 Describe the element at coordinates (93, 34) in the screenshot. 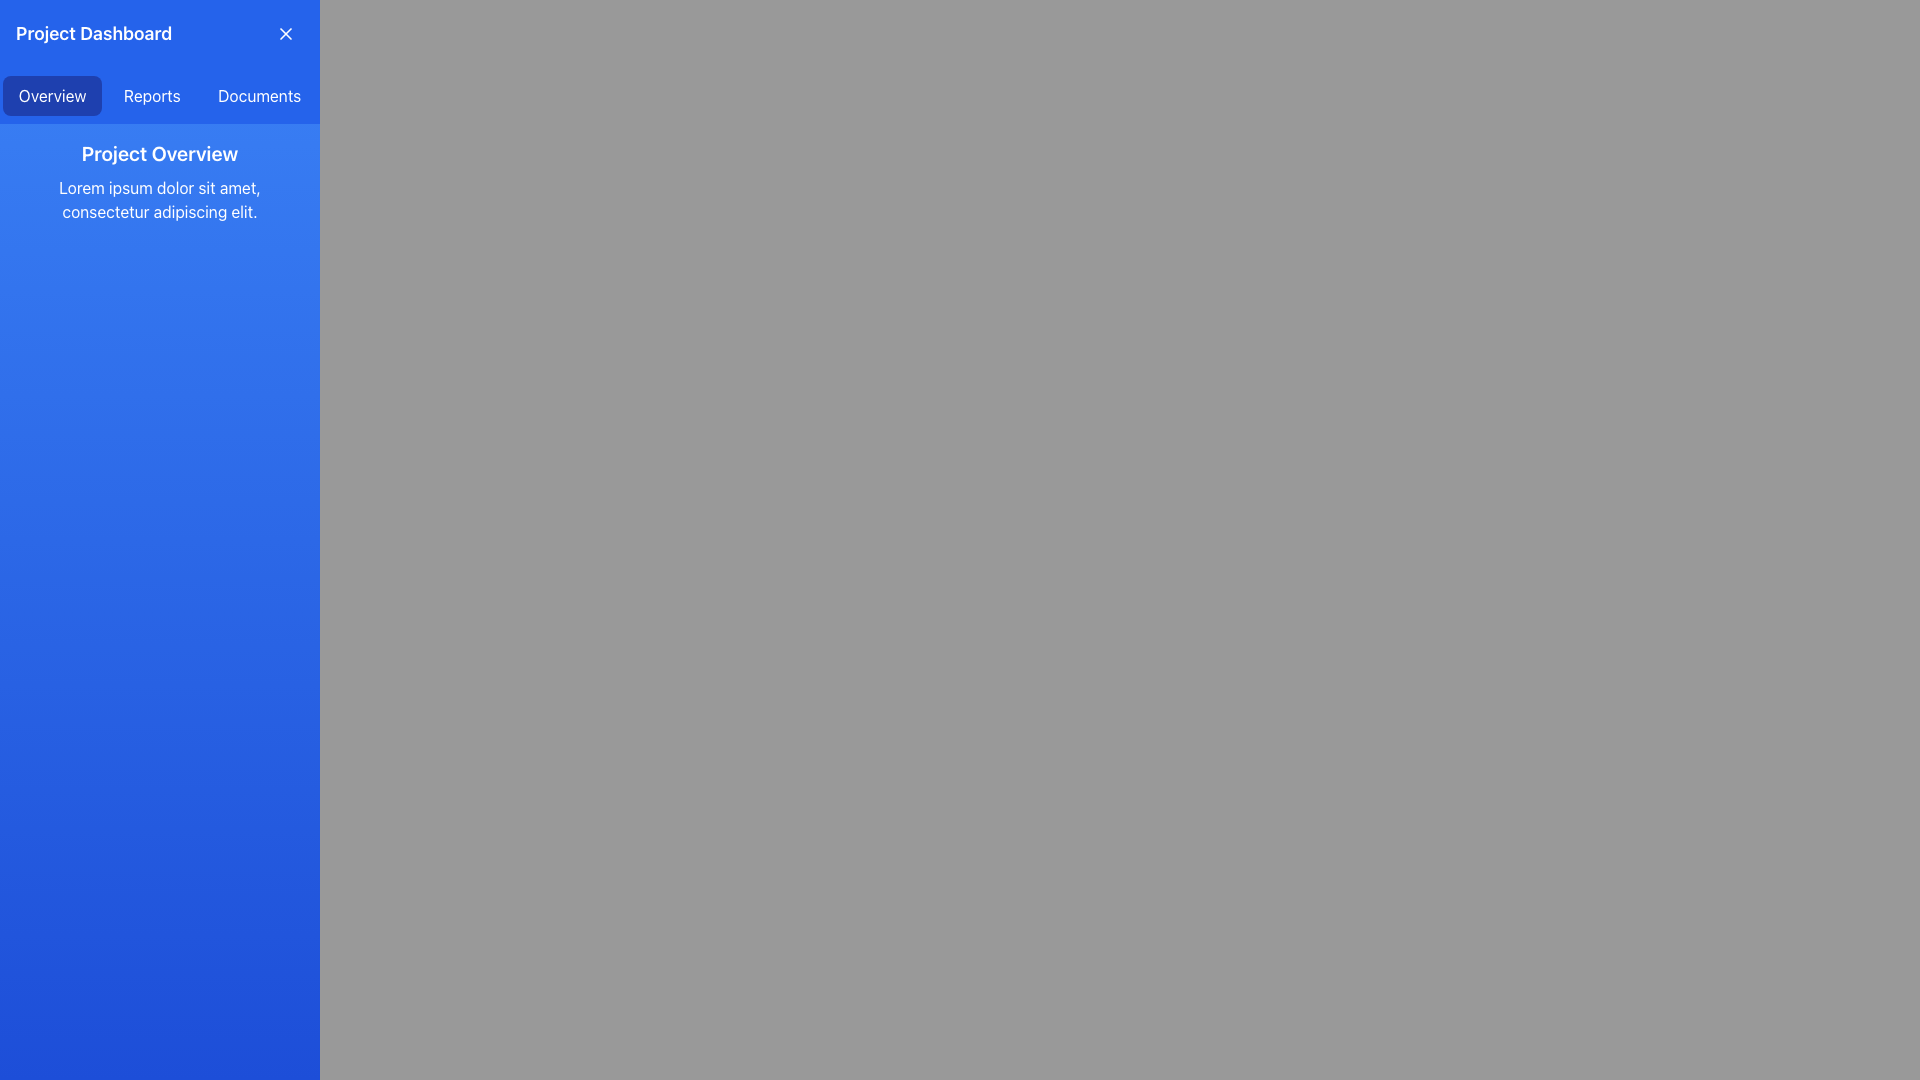

I see `the text label that displays 'Project Dashboard', located in the top left corner of the navigation bar with a blue background` at that location.